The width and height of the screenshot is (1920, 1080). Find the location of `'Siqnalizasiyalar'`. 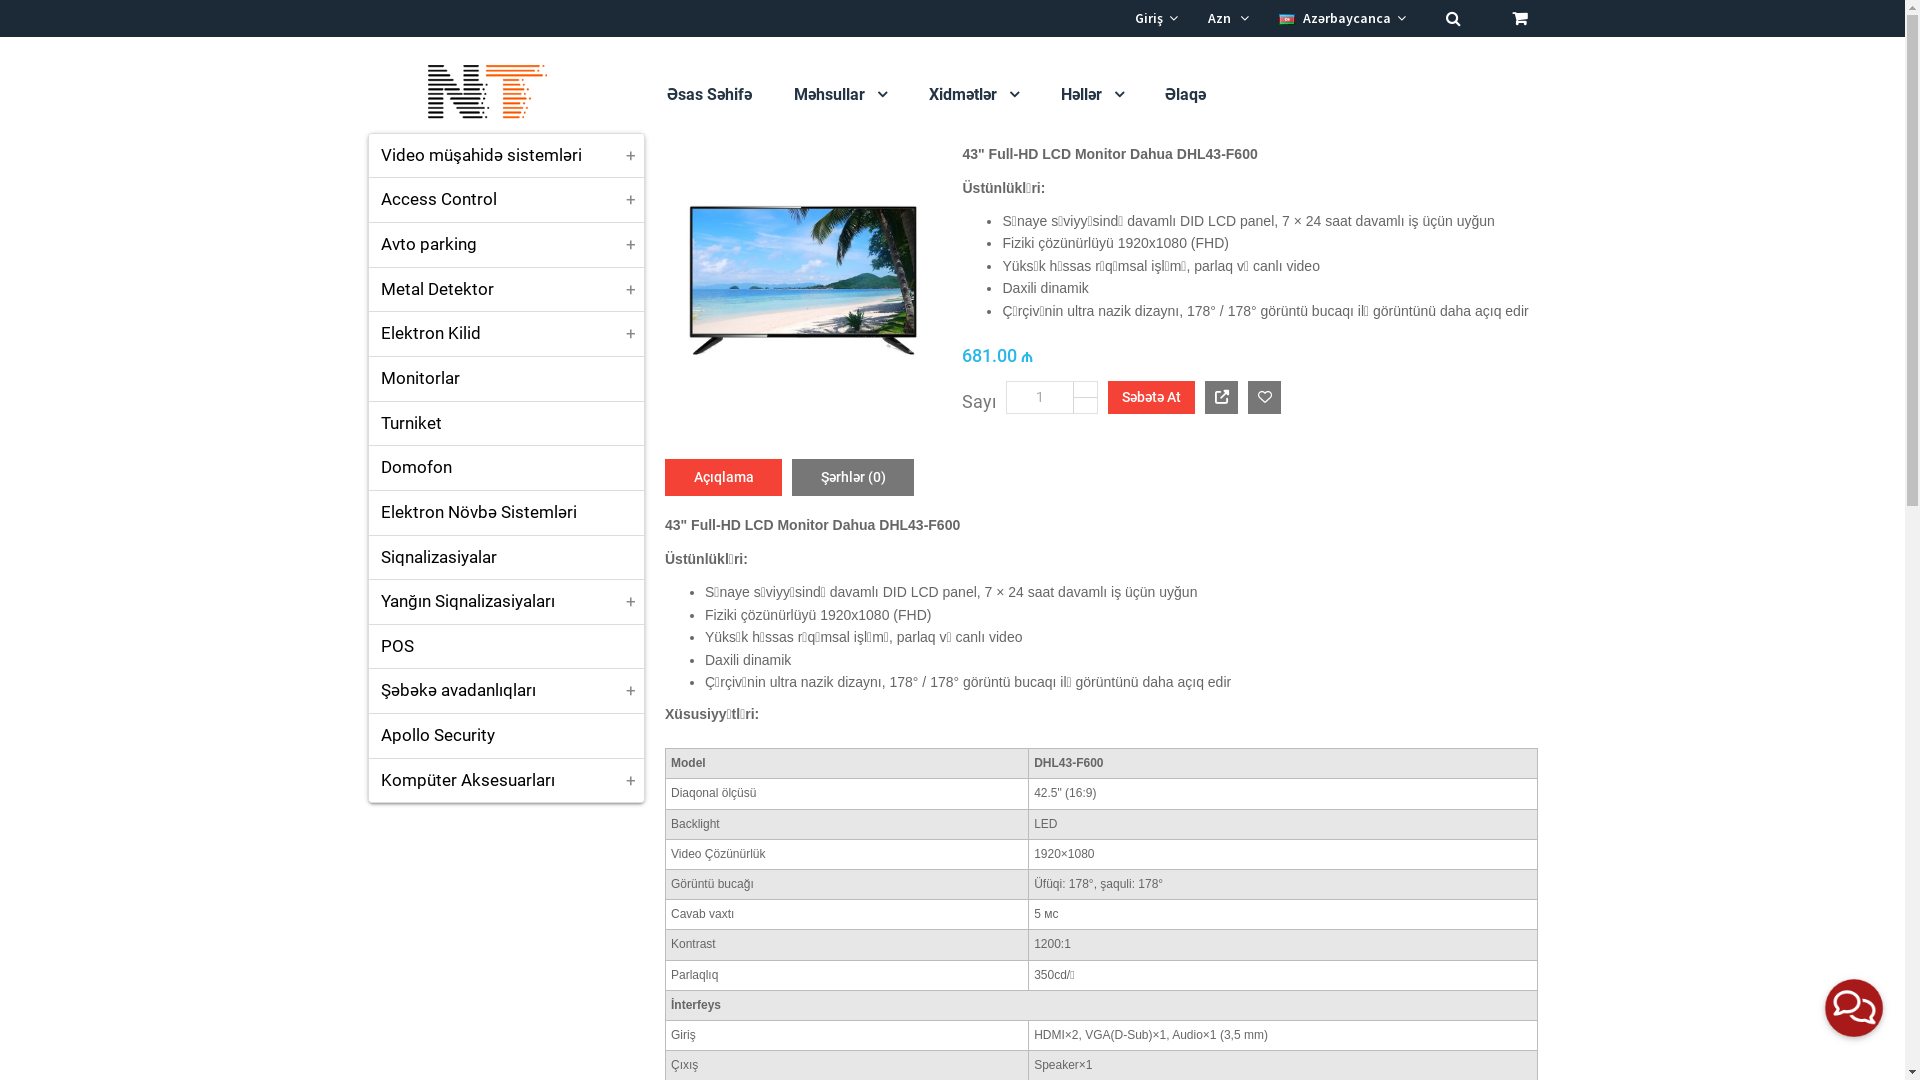

'Siqnalizasiyalar' is located at coordinates (505, 558).